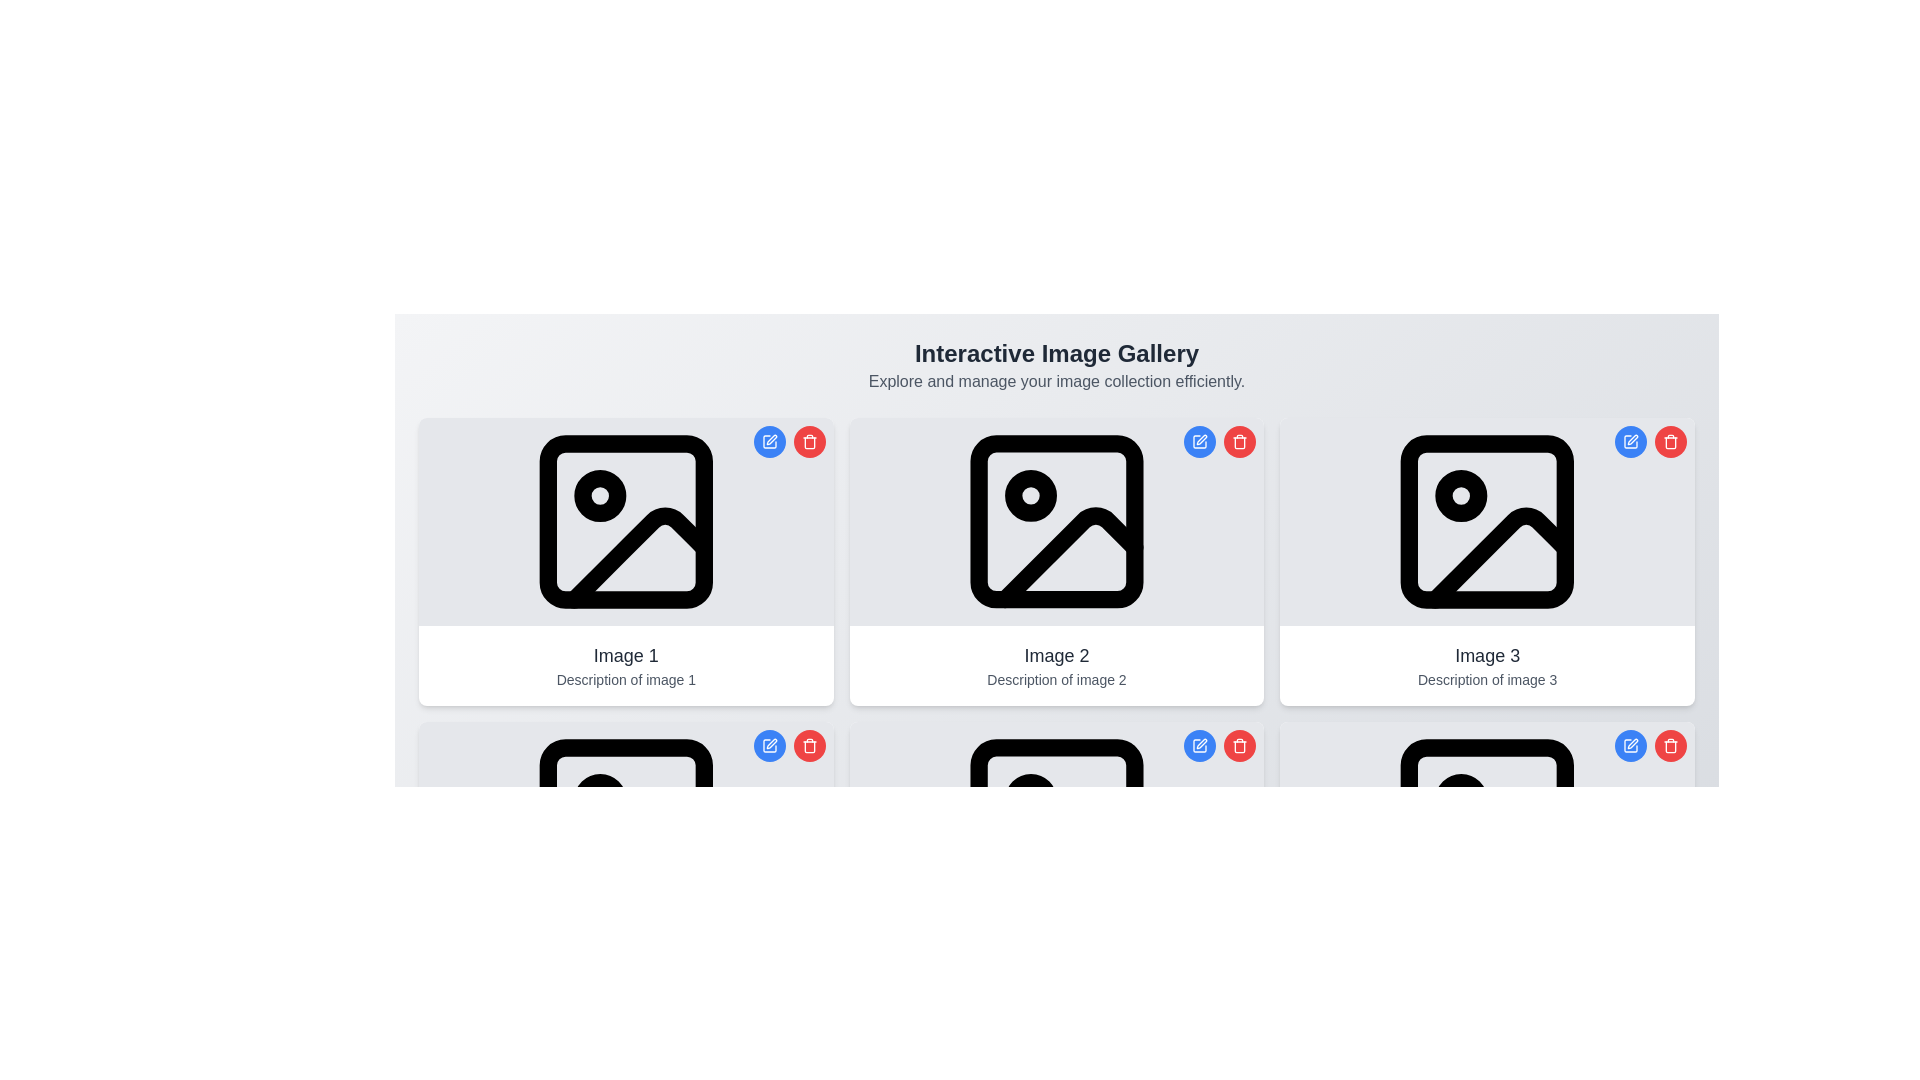 The image size is (1920, 1080). Describe the element at coordinates (599, 495) in the screenshot. I see `the top-left decorative graphical icon within the image placeholder for 'Image 1'` at that location.